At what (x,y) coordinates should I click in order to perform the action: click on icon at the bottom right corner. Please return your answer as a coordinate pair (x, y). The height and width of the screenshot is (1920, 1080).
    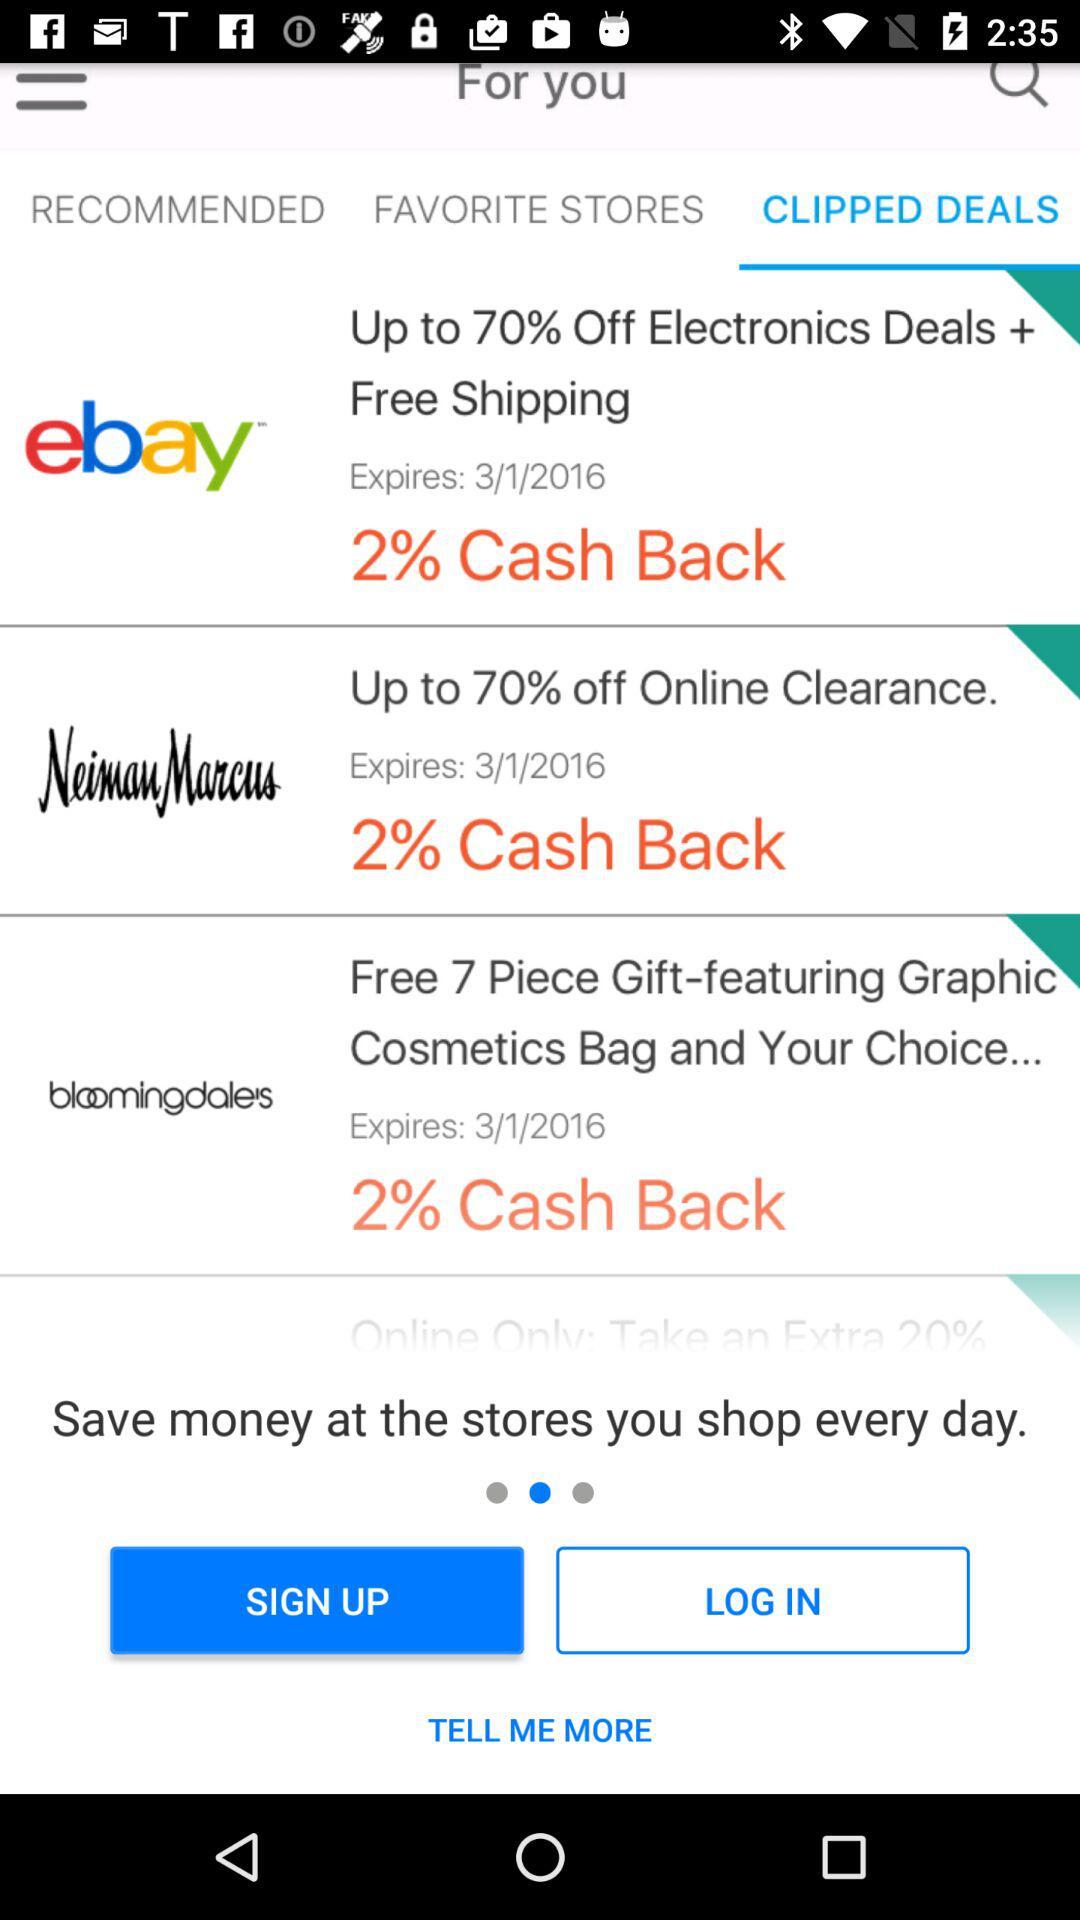
    Looking at the image, I should click on (762, 1600).